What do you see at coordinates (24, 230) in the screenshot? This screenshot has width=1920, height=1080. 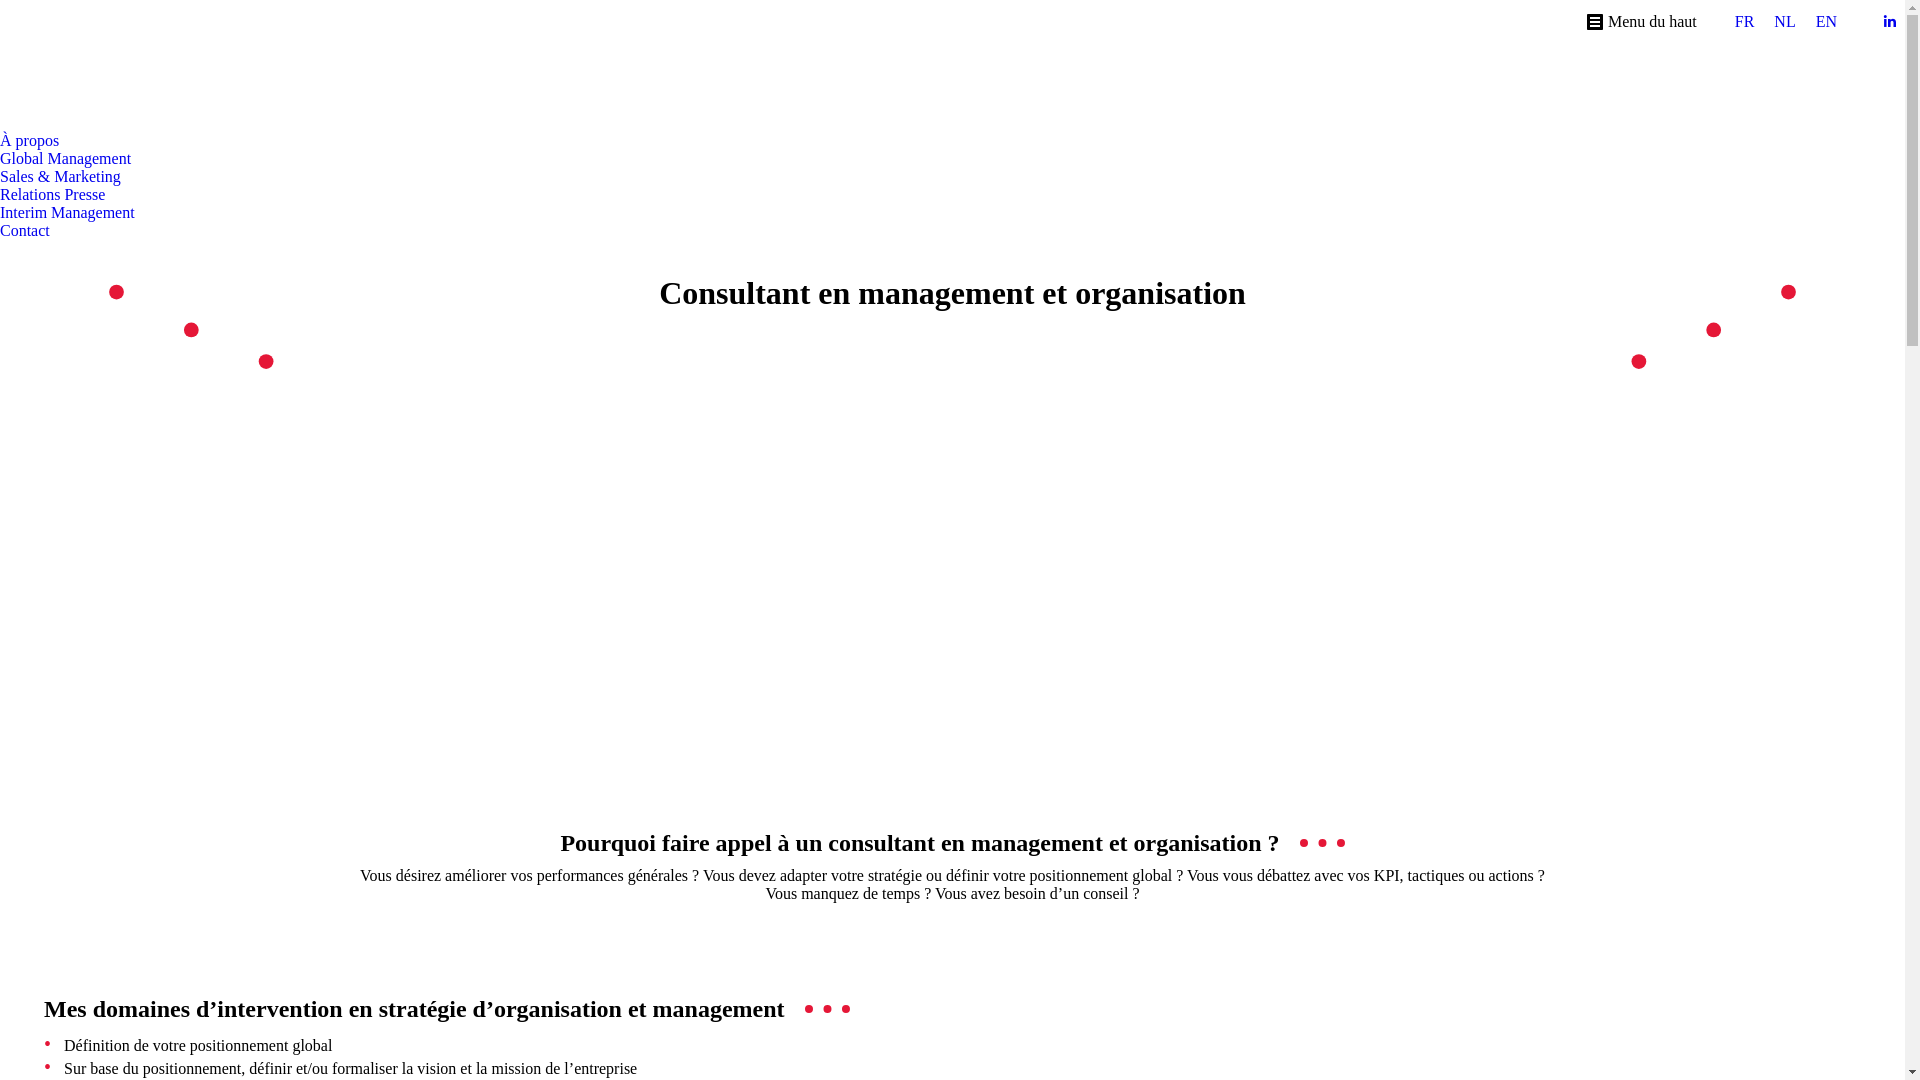 I see `'Contact'` at bounding box center [24, 230].